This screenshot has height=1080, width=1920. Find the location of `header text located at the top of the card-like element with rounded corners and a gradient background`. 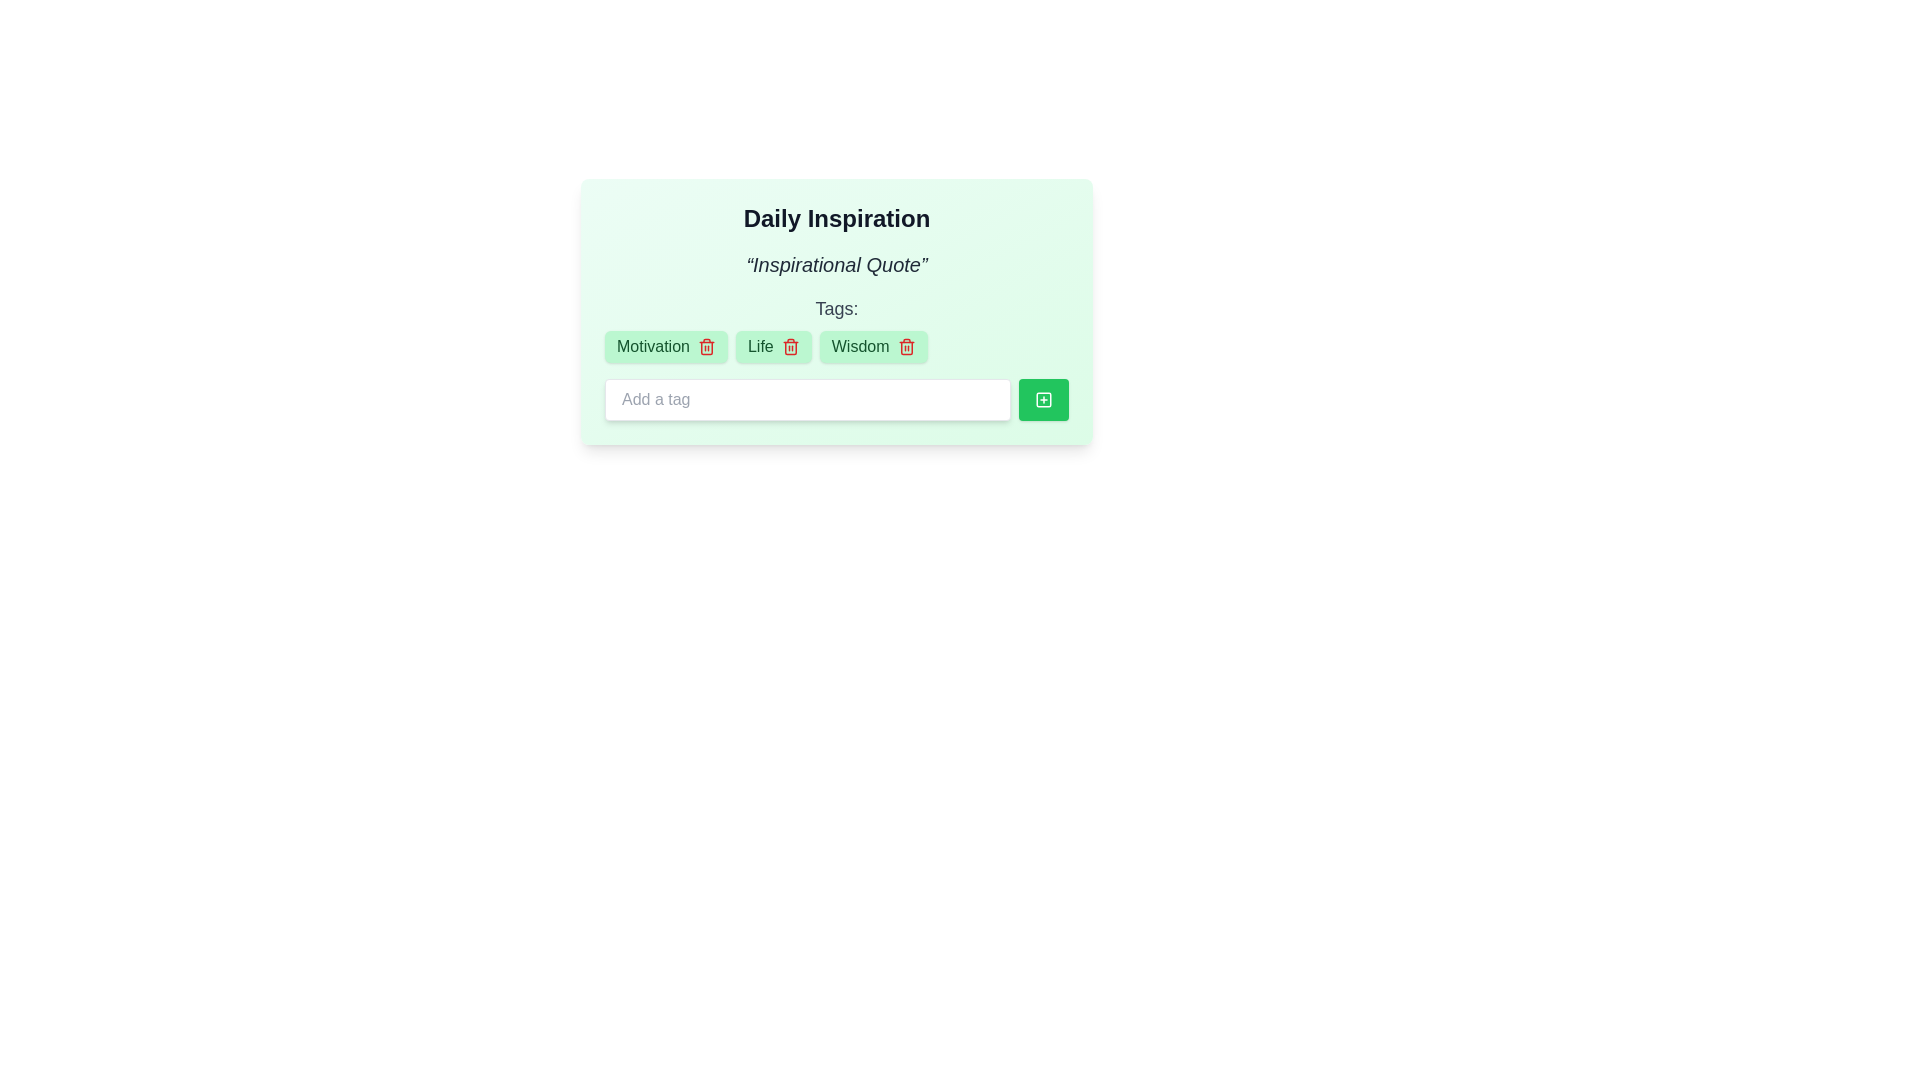

header text located at the top of the card-like element with rounded corners and a gradient background is located at coordinates (836, 219).